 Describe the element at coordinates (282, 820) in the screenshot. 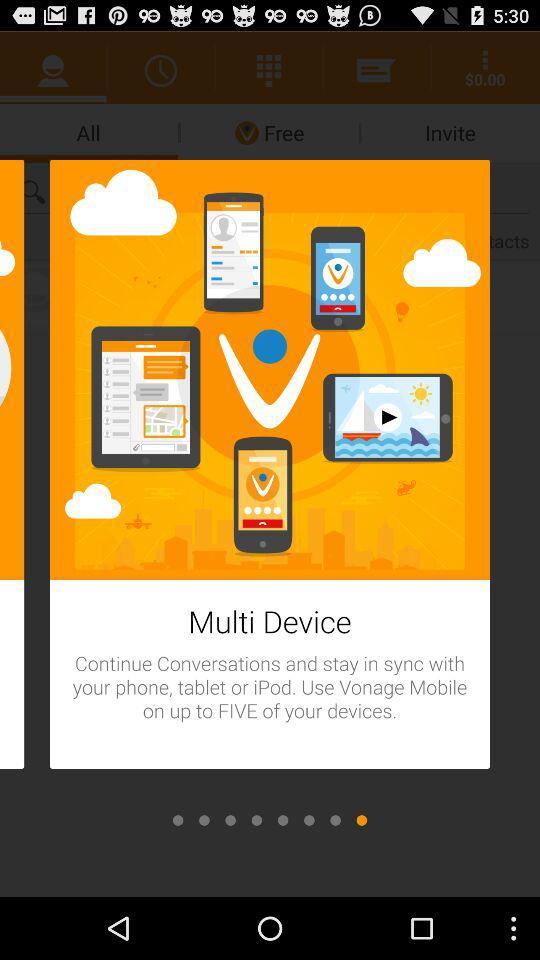

I see `the next page` at that location.